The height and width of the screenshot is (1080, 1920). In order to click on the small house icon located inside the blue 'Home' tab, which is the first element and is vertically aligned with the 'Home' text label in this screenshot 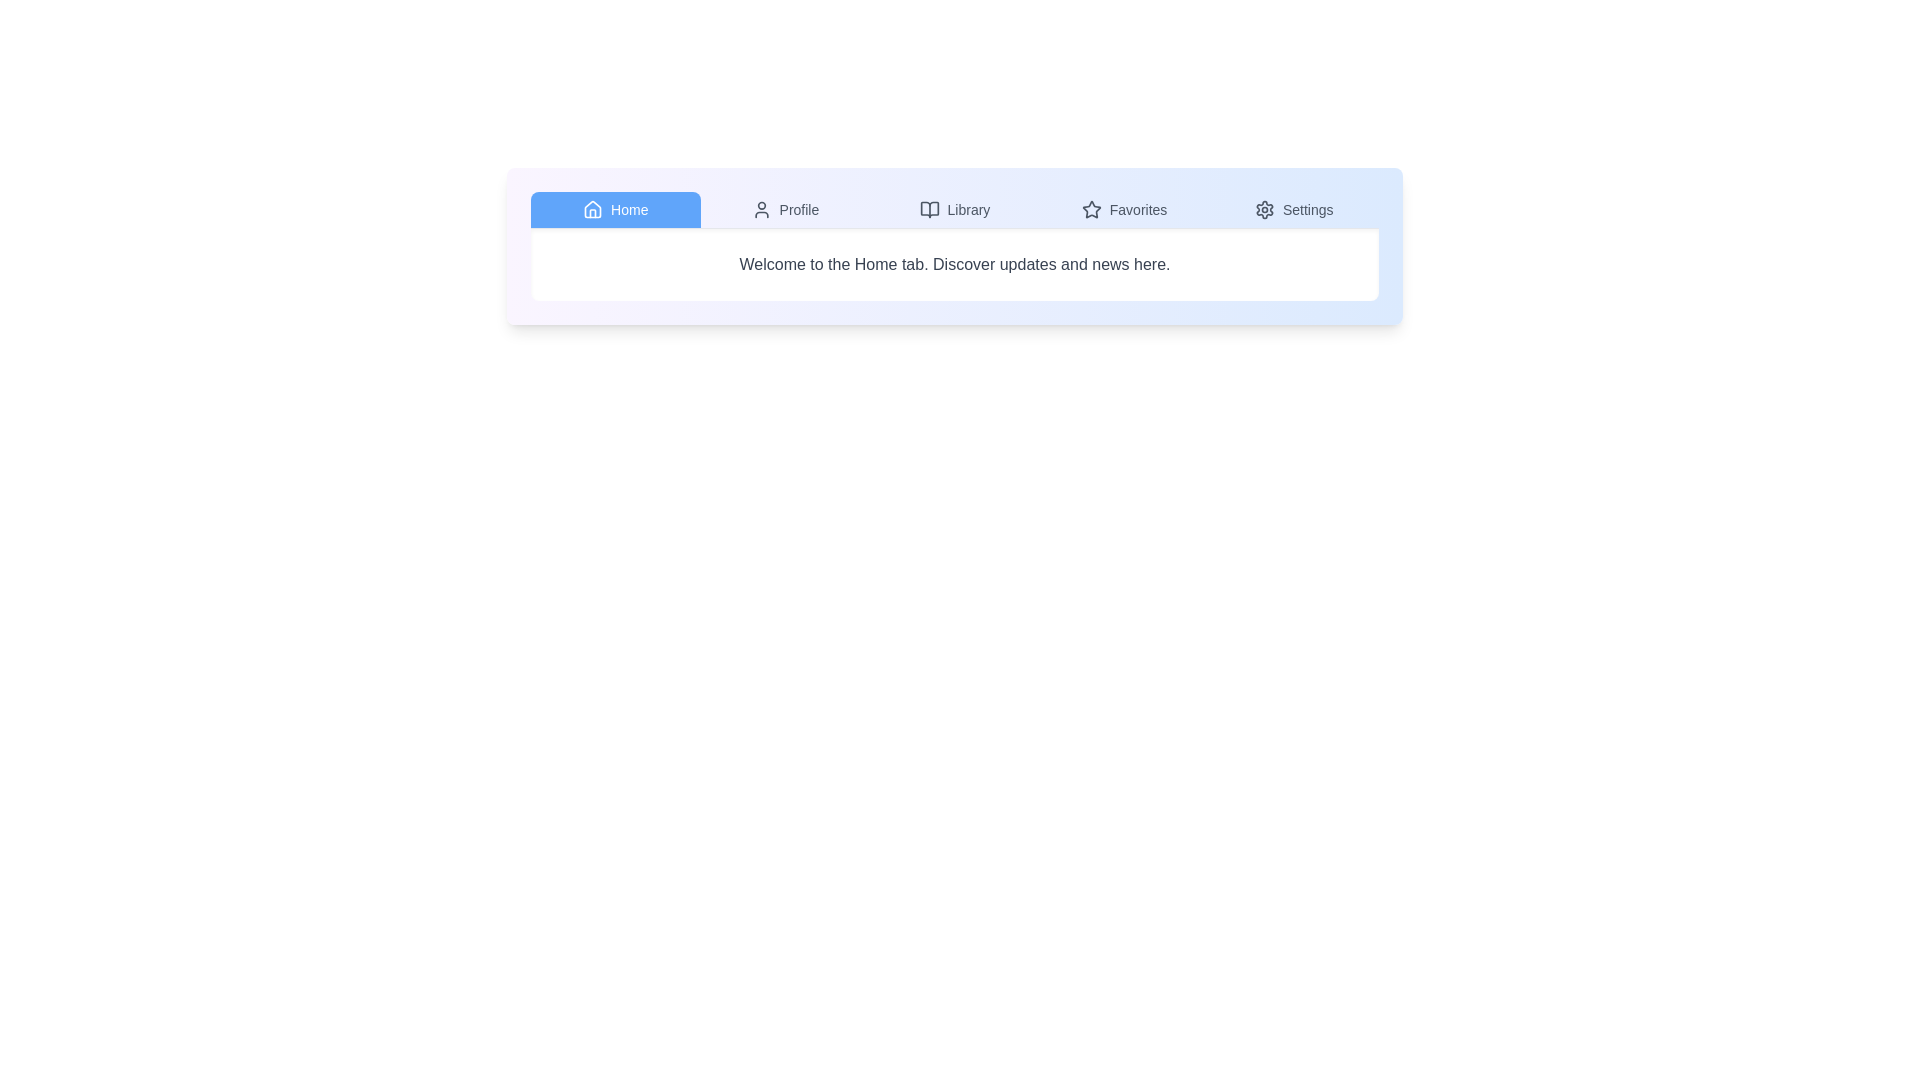, I will do `click(592, 209)`.